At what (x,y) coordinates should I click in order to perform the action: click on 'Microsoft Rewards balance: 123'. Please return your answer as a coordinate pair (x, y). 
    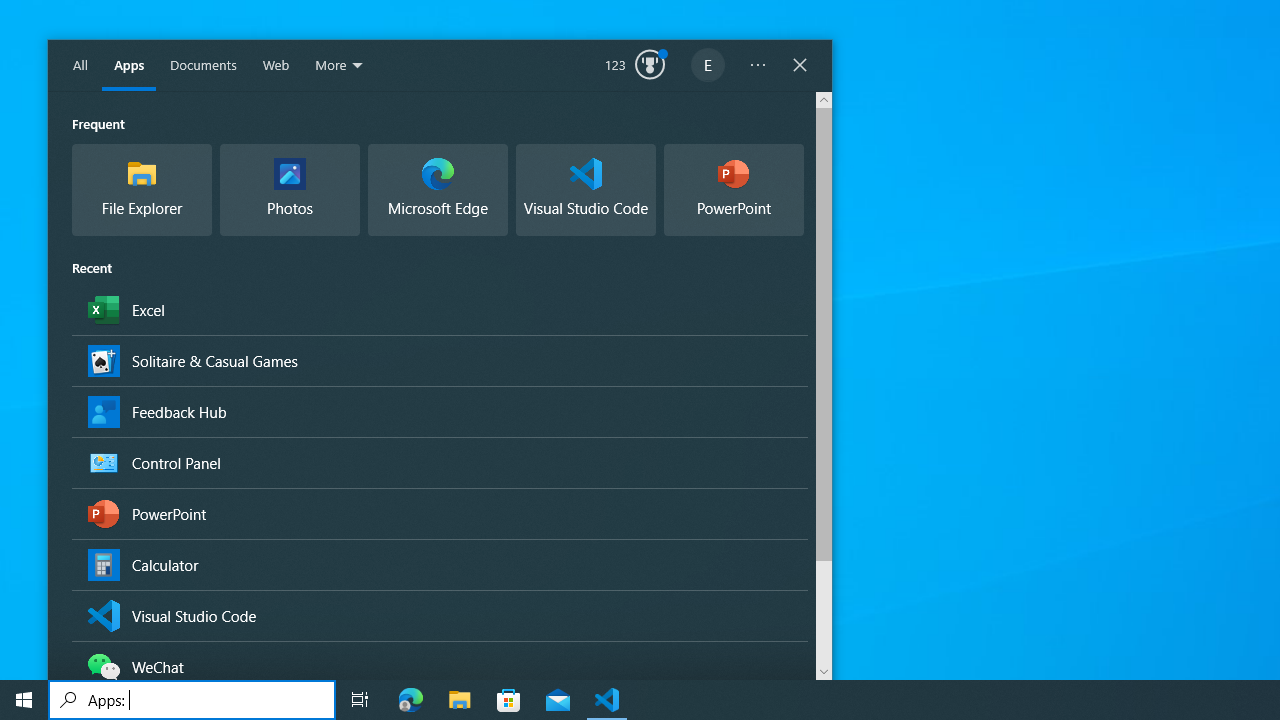
    Looking at the image, I should click on (634, 65).